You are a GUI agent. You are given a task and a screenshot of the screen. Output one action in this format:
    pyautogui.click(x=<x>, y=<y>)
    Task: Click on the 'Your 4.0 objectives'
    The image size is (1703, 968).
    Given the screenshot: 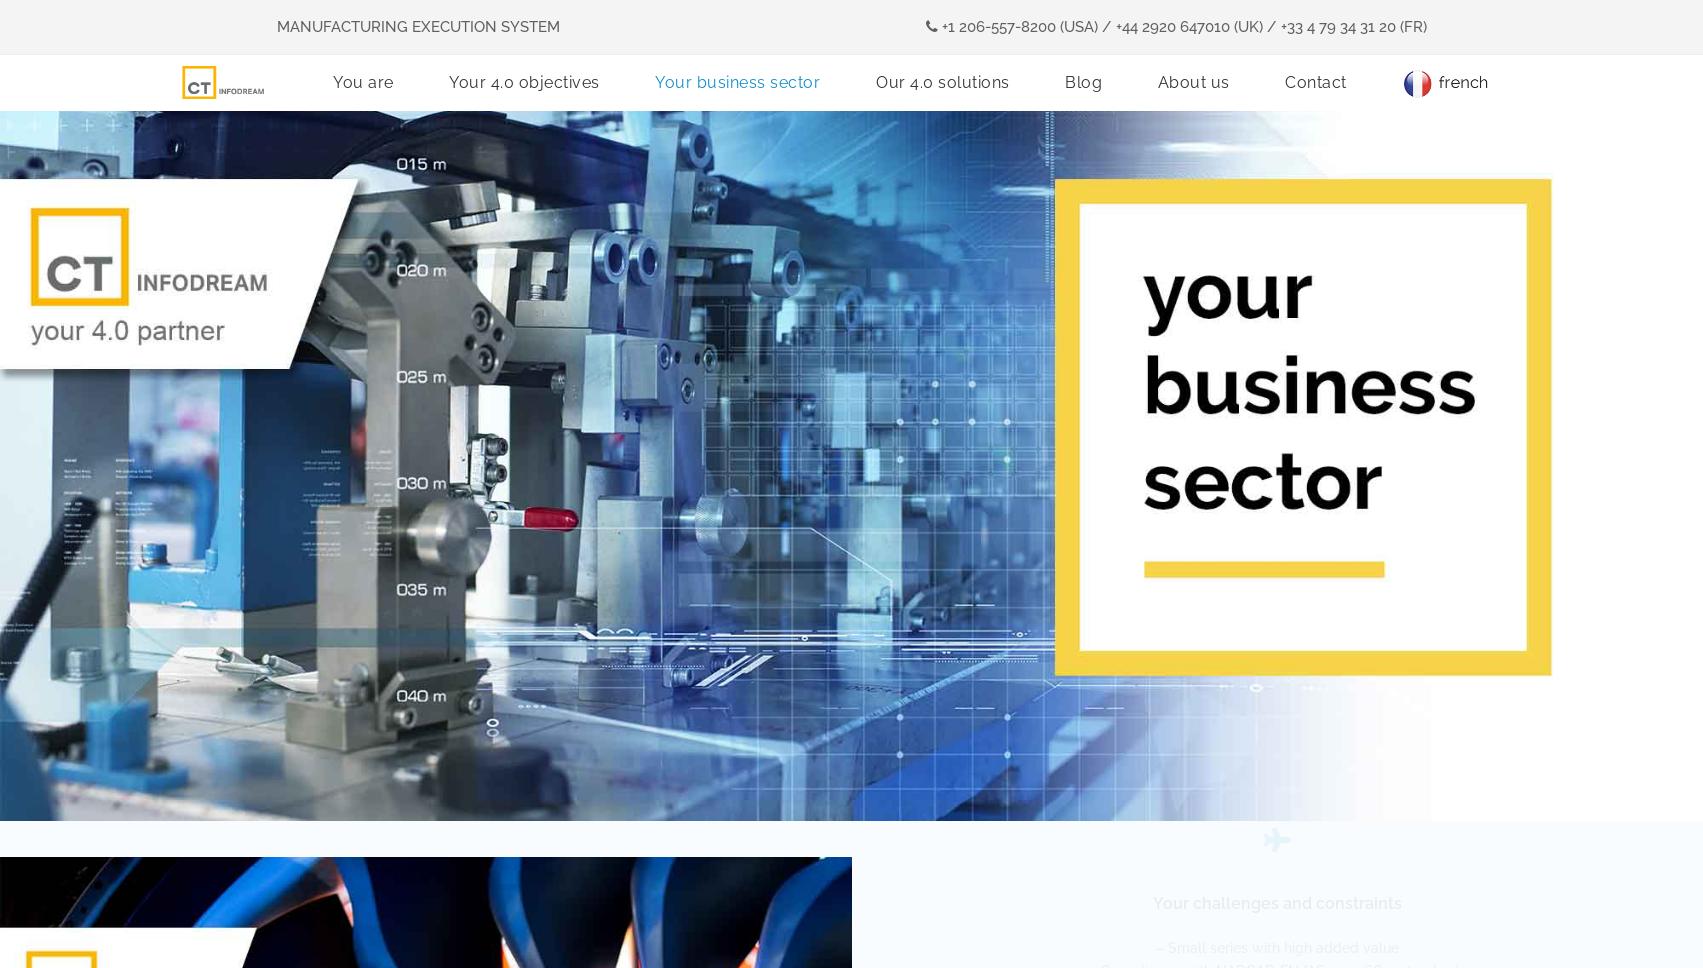 What is the action you would take?
    pyautogui.click(x=523, y=78)
    